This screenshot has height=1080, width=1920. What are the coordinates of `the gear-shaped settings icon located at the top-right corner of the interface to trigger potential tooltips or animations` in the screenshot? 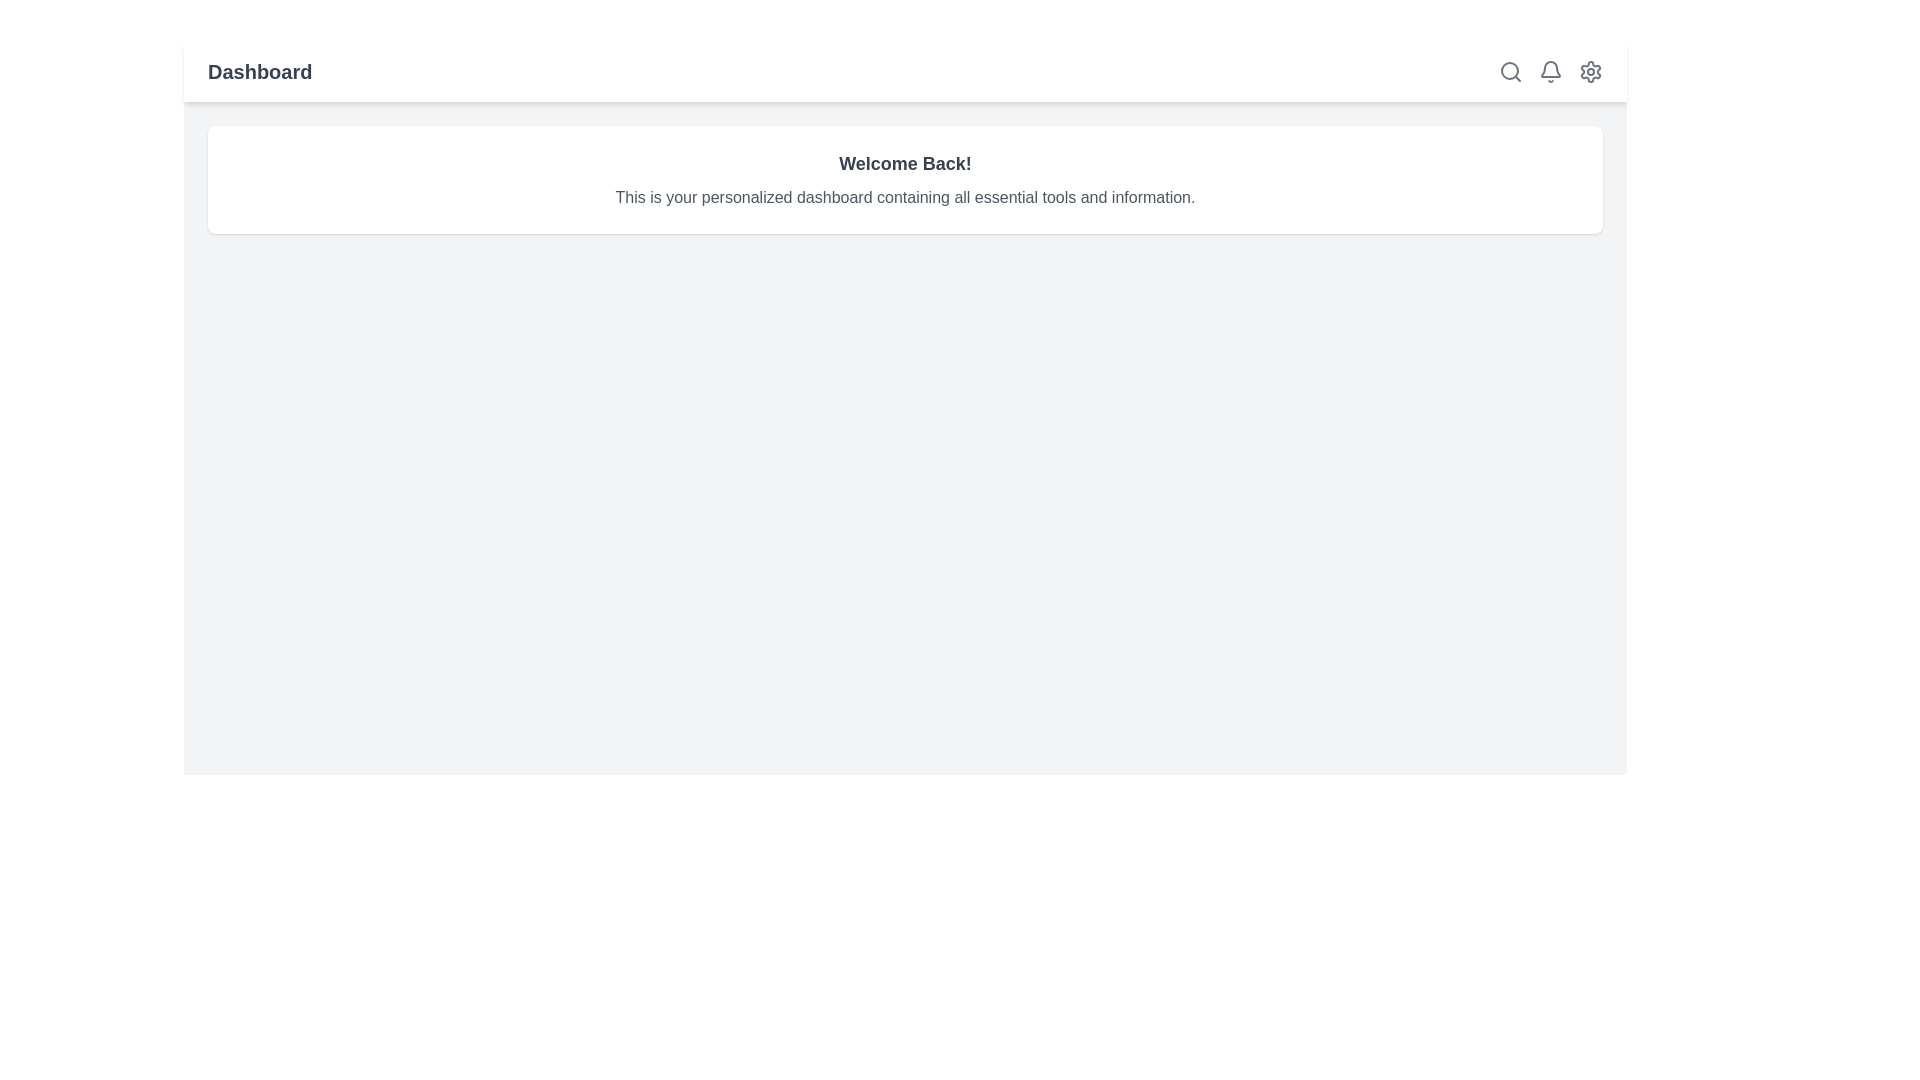 It's located at (1589, 71).